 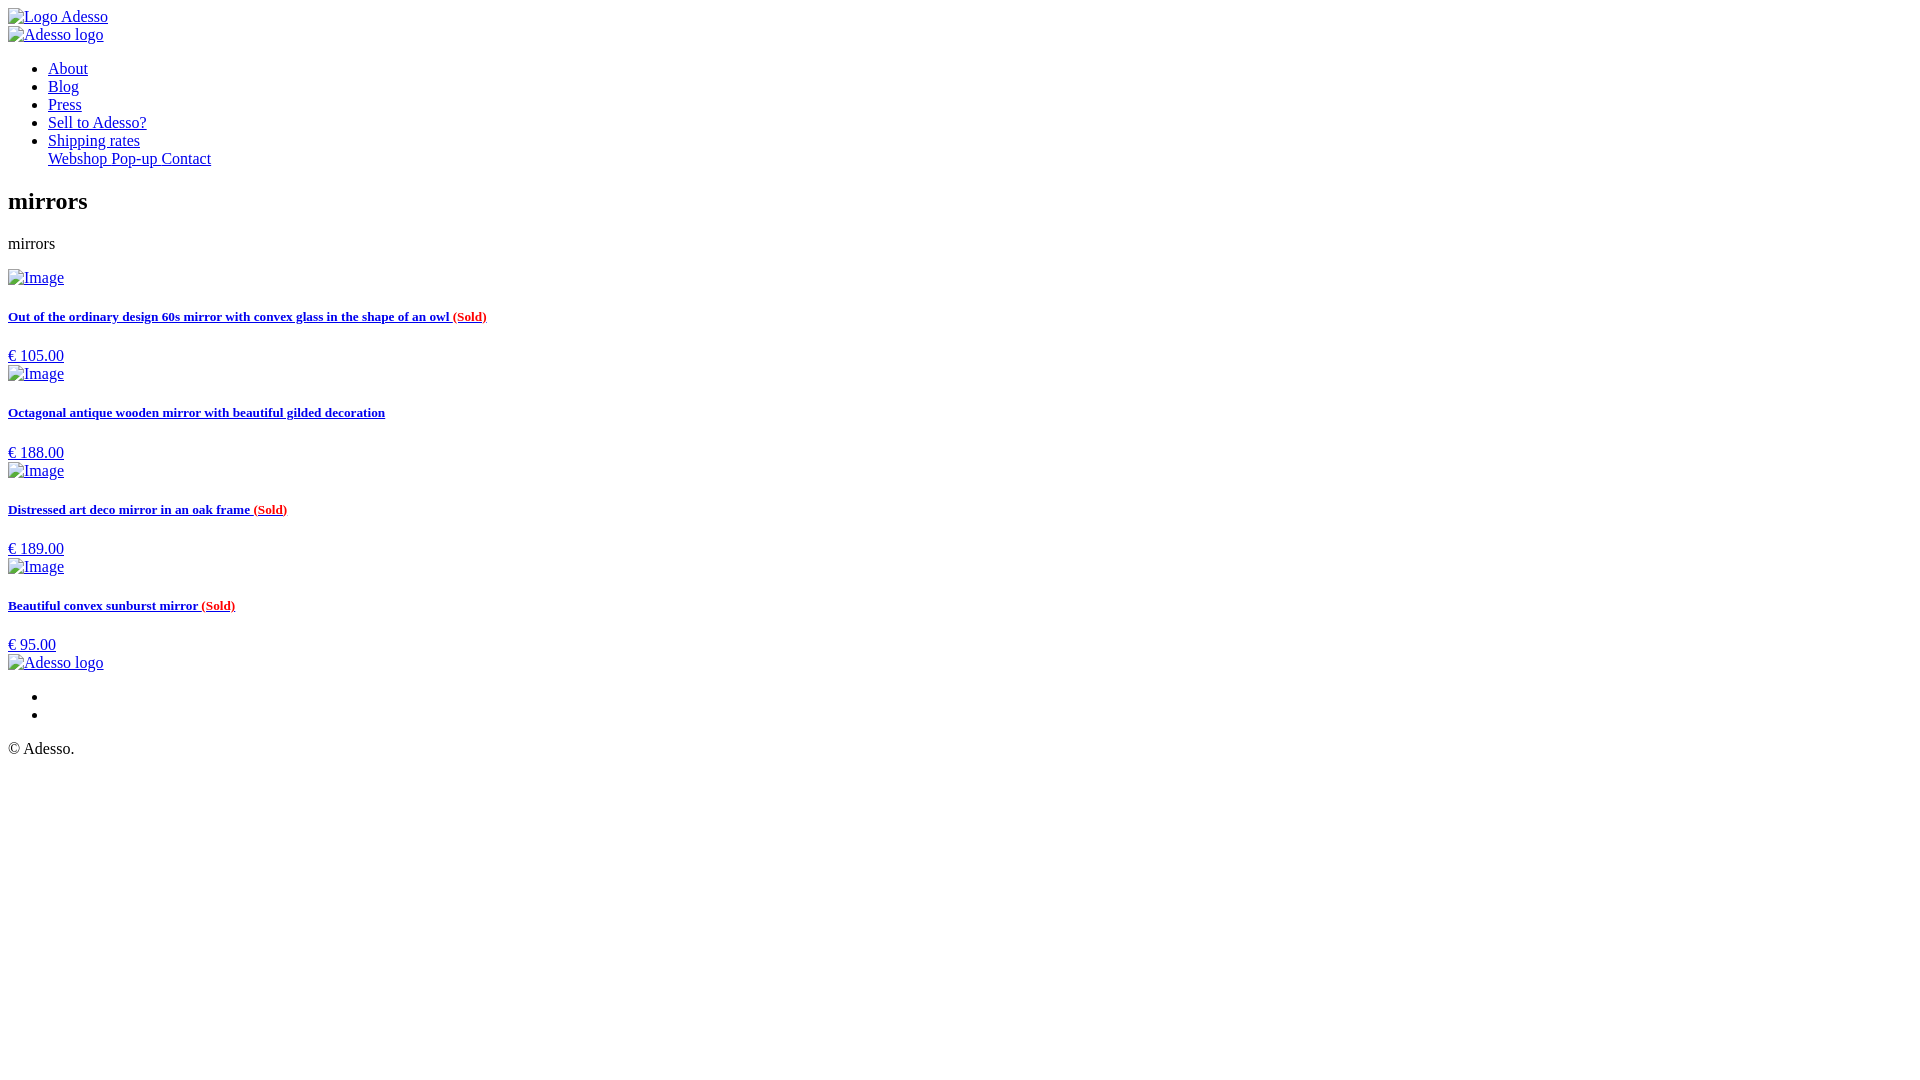 What do you see at coordinates (79, 157) in the screenshot?
I see `'Webshop'` at bounding box center [79, 157].